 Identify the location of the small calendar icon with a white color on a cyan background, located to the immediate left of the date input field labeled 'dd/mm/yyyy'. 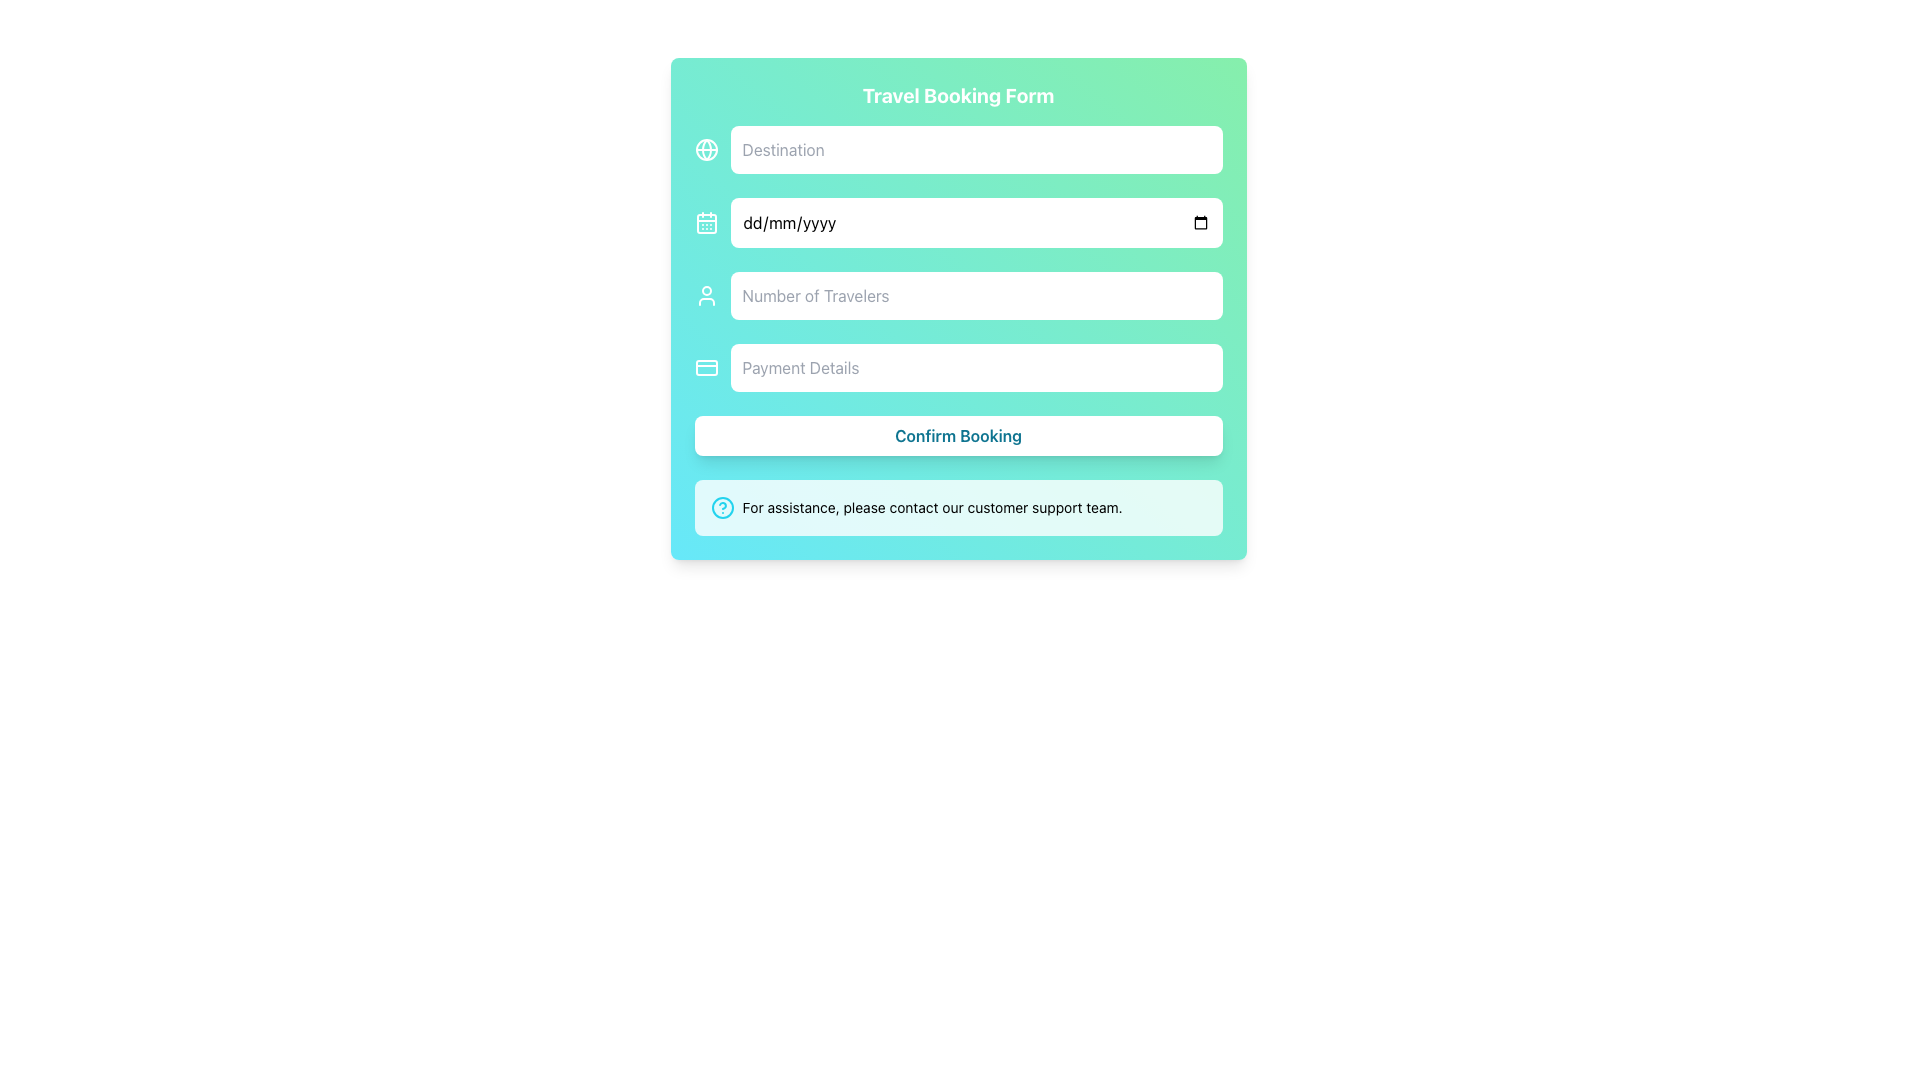
(706, 223).